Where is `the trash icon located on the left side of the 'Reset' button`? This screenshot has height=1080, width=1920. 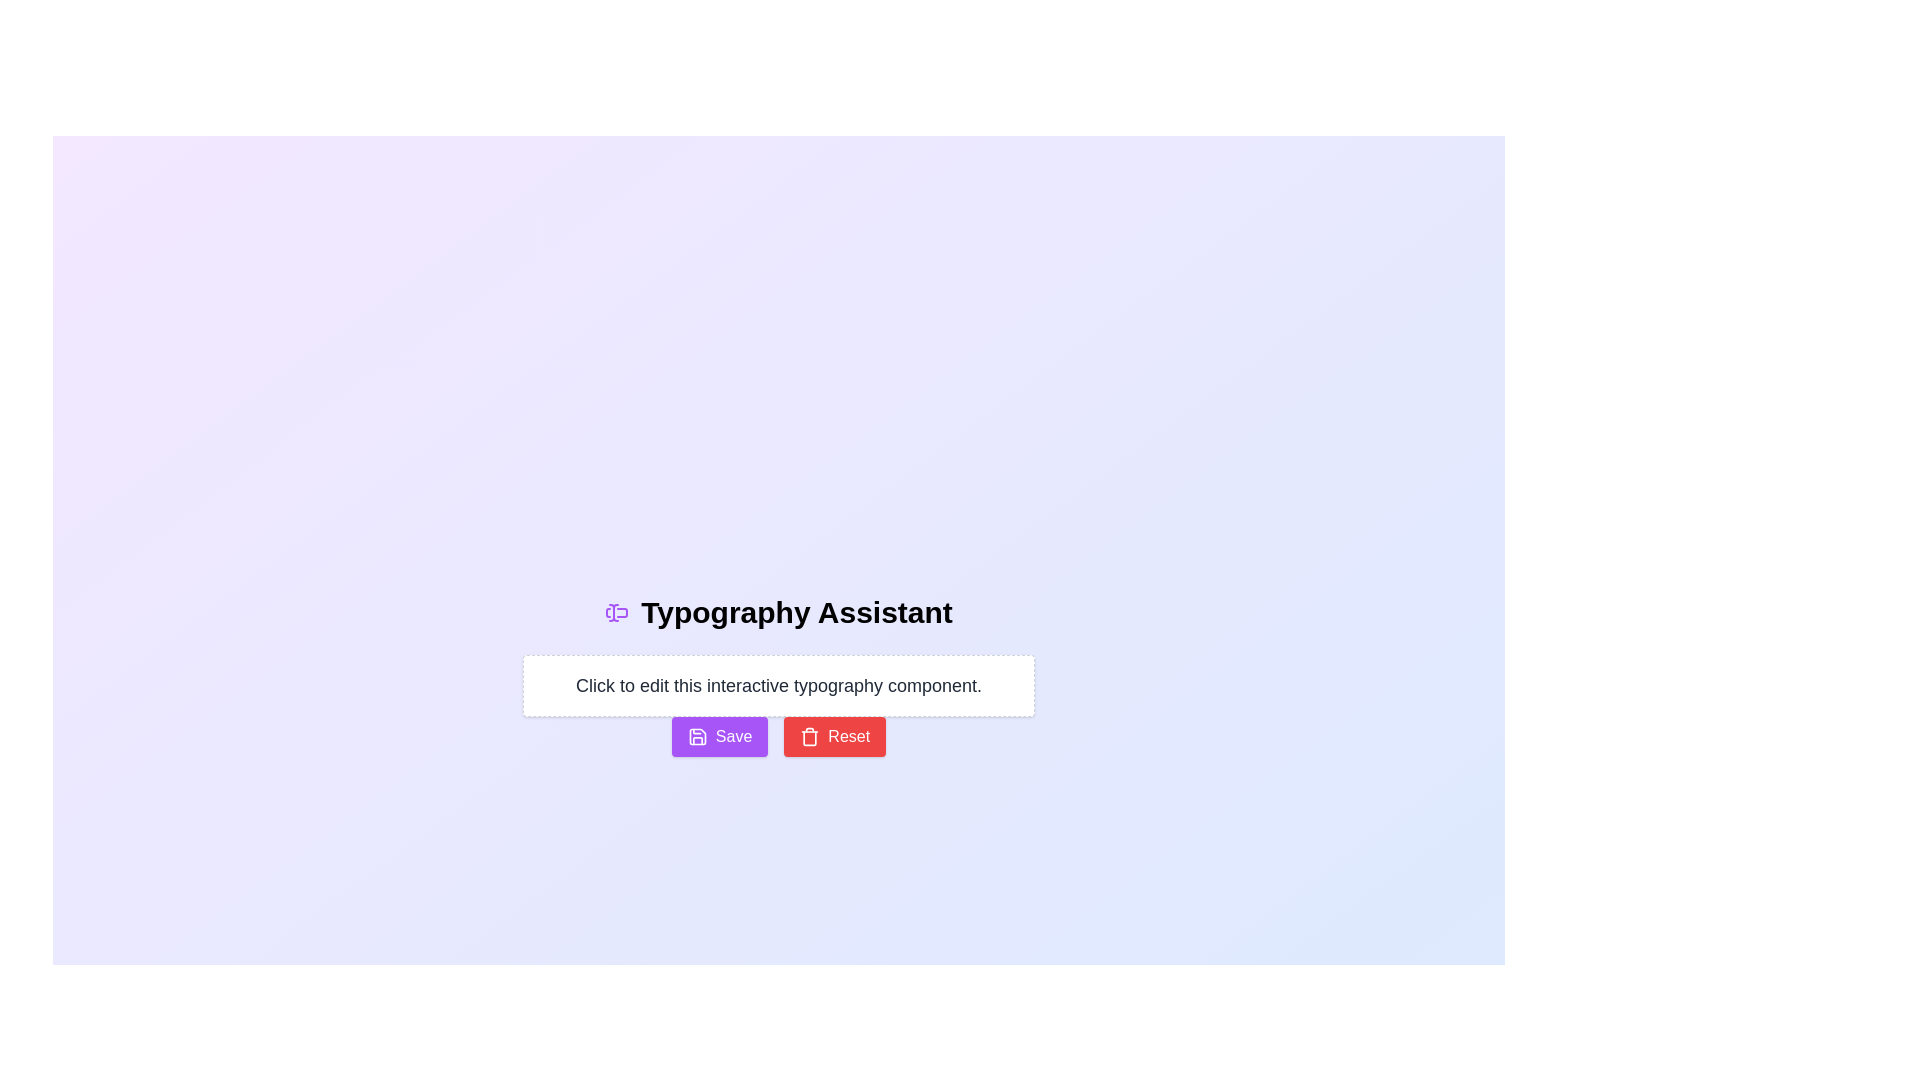
the trash icon located on the left side of the 'Reset' button is located at coordinates (810, 736).